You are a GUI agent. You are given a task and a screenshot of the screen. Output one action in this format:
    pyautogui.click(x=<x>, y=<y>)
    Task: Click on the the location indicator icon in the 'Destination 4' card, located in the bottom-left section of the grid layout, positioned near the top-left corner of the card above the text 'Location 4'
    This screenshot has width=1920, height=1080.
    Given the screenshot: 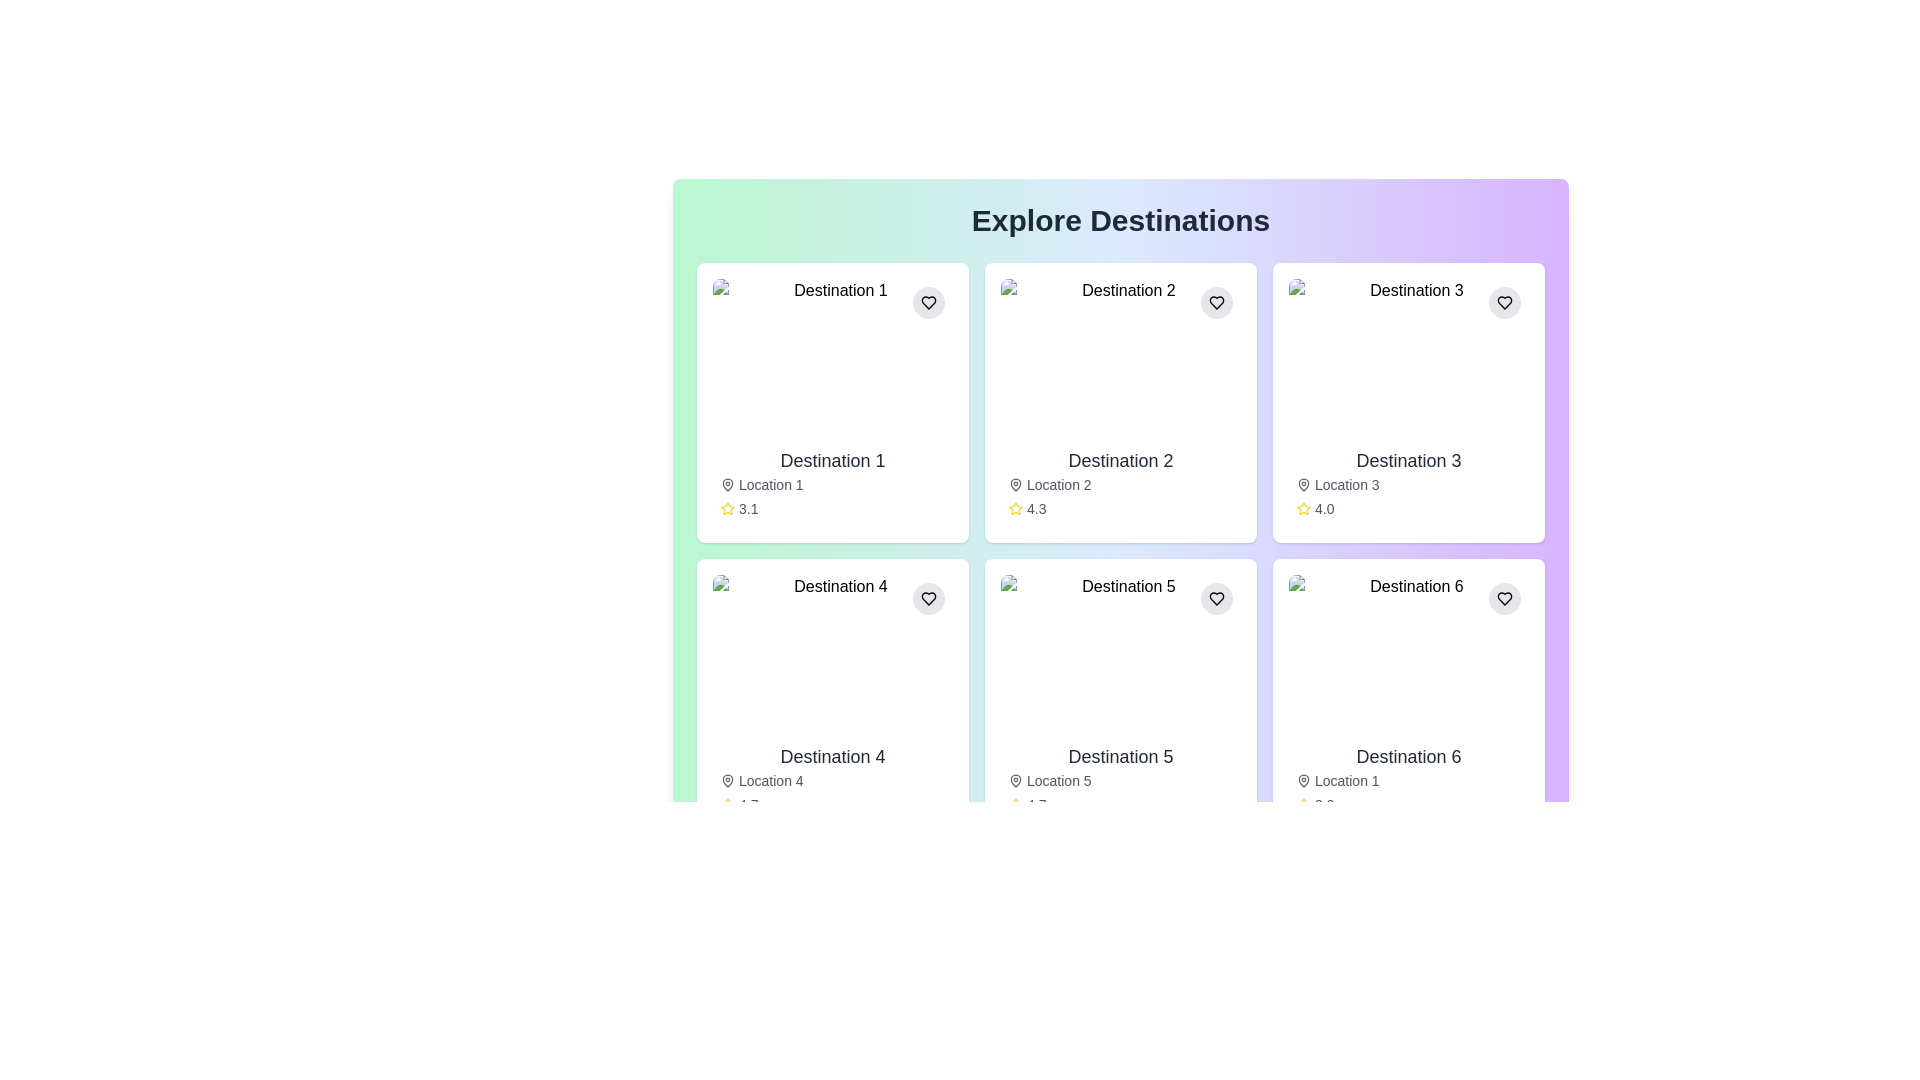 What is the action you would take?
    pyautogui.click(x=727, y=778)
    